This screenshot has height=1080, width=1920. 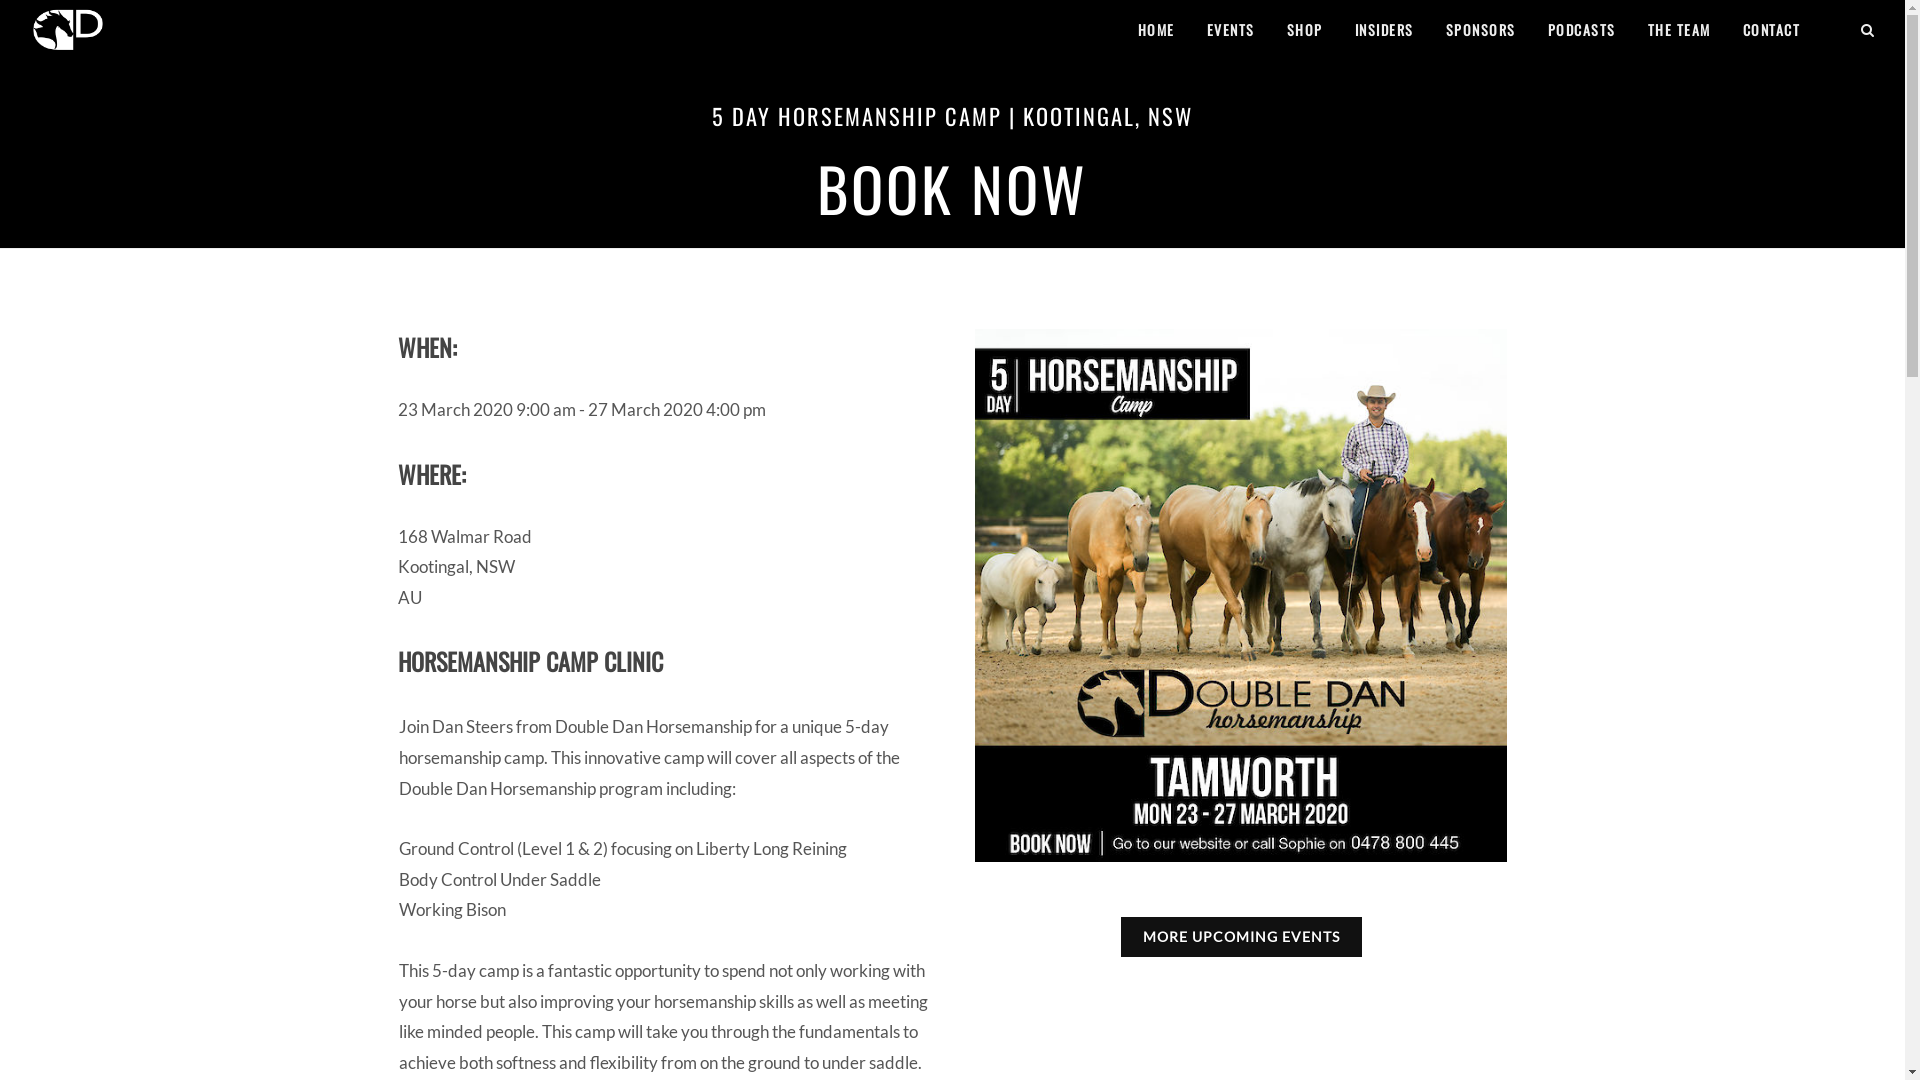 What do you see at coordinates (1383, 30) in the screenshot?
I see `'INSIDERS'` at bounding box center [1383, 30].